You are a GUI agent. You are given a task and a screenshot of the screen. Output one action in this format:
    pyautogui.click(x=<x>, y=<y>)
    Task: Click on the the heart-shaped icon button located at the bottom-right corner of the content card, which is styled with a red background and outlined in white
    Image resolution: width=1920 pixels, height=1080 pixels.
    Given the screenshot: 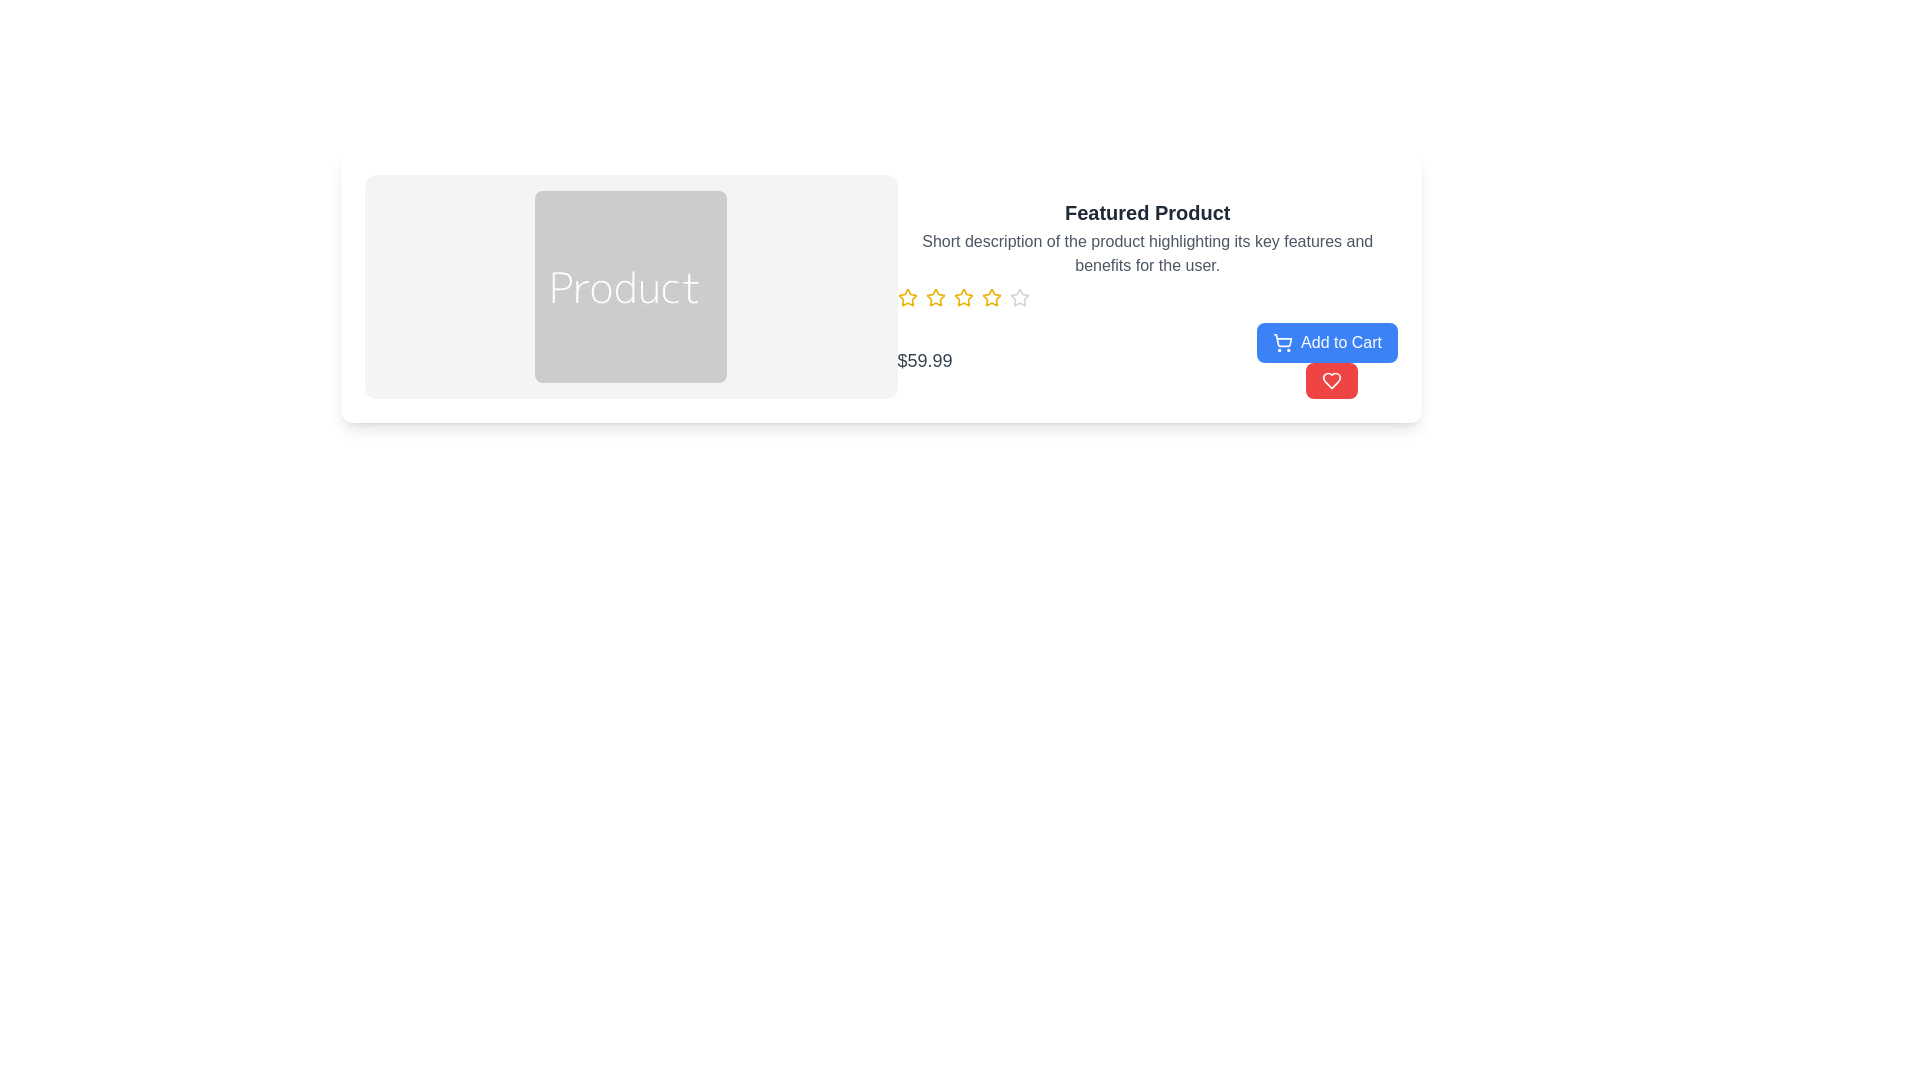 What is the action you would take?
    pyautogui.click(x=1331, y=381)
    